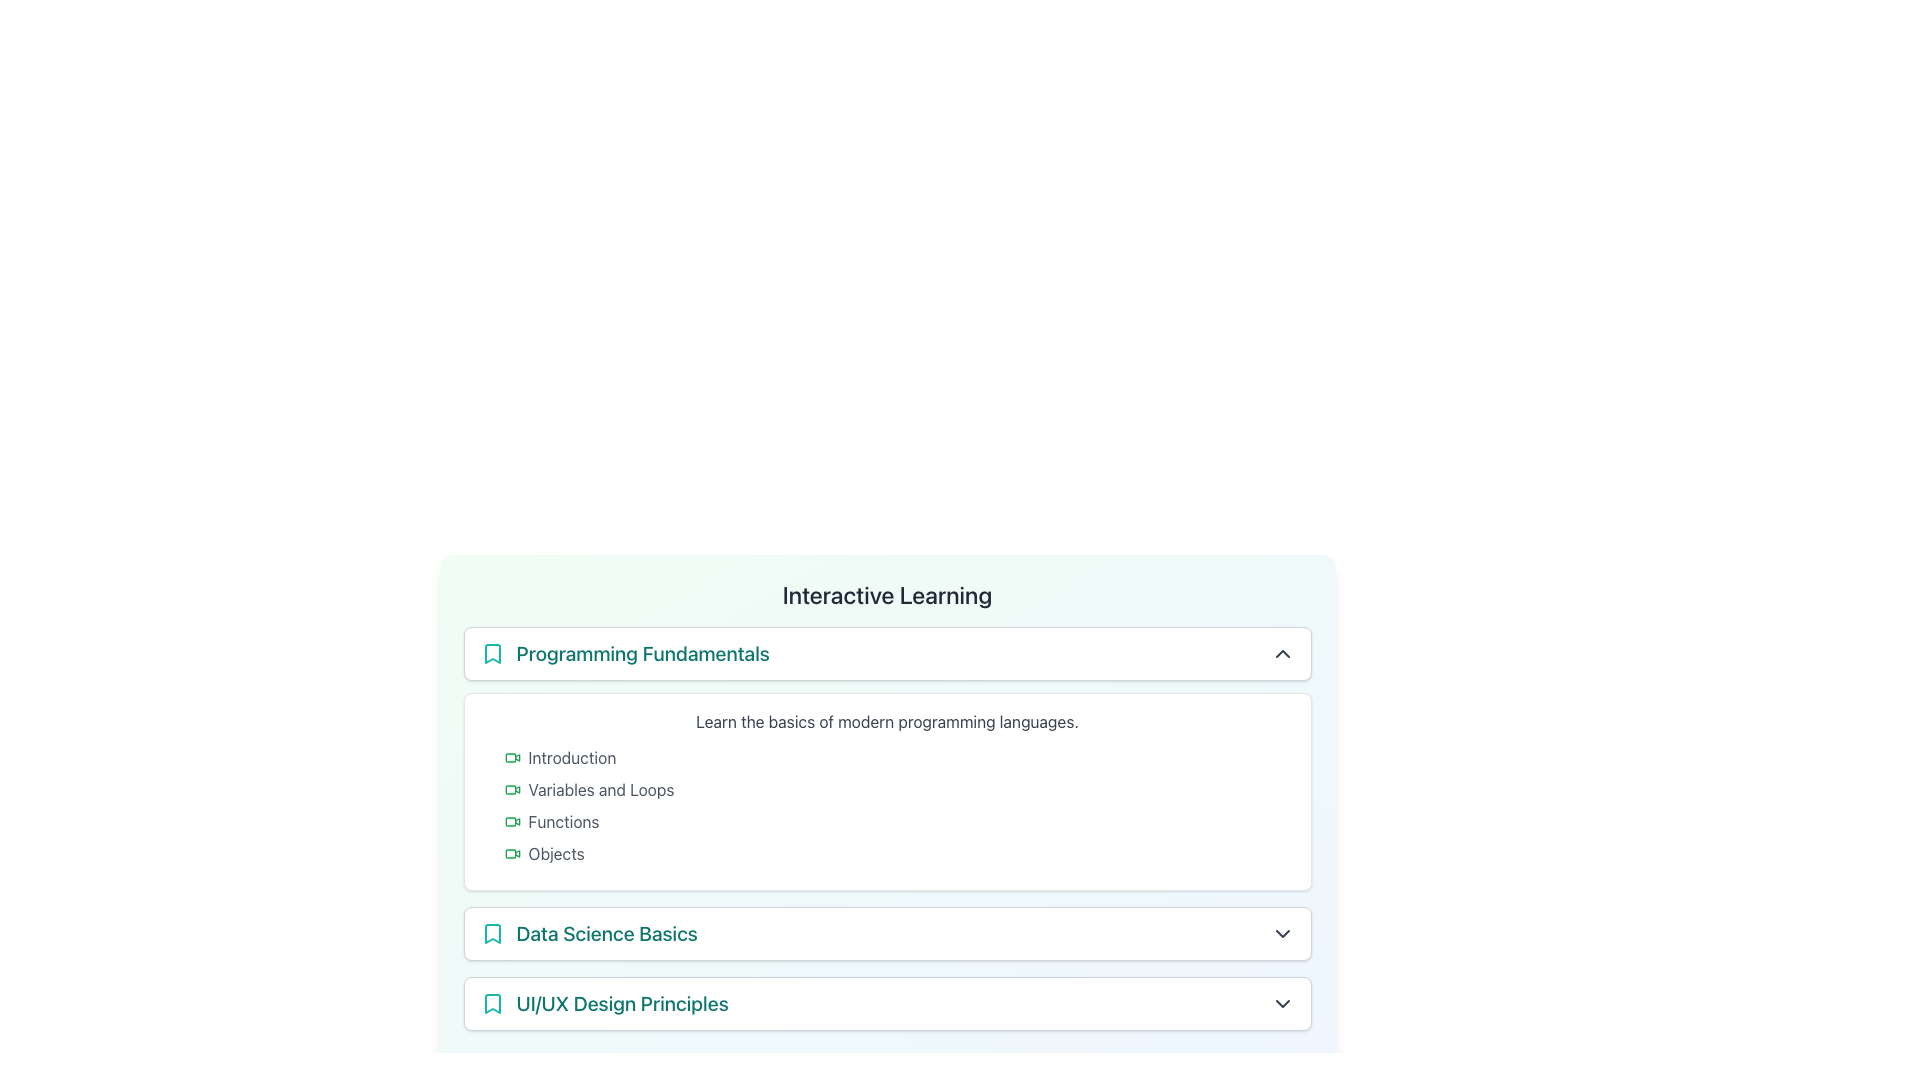  I want to click on the teal bookmark icon adjacent to the 'Data Science Basics' text label located under the 'Programming Fundamentals' section, so click(588, 933).